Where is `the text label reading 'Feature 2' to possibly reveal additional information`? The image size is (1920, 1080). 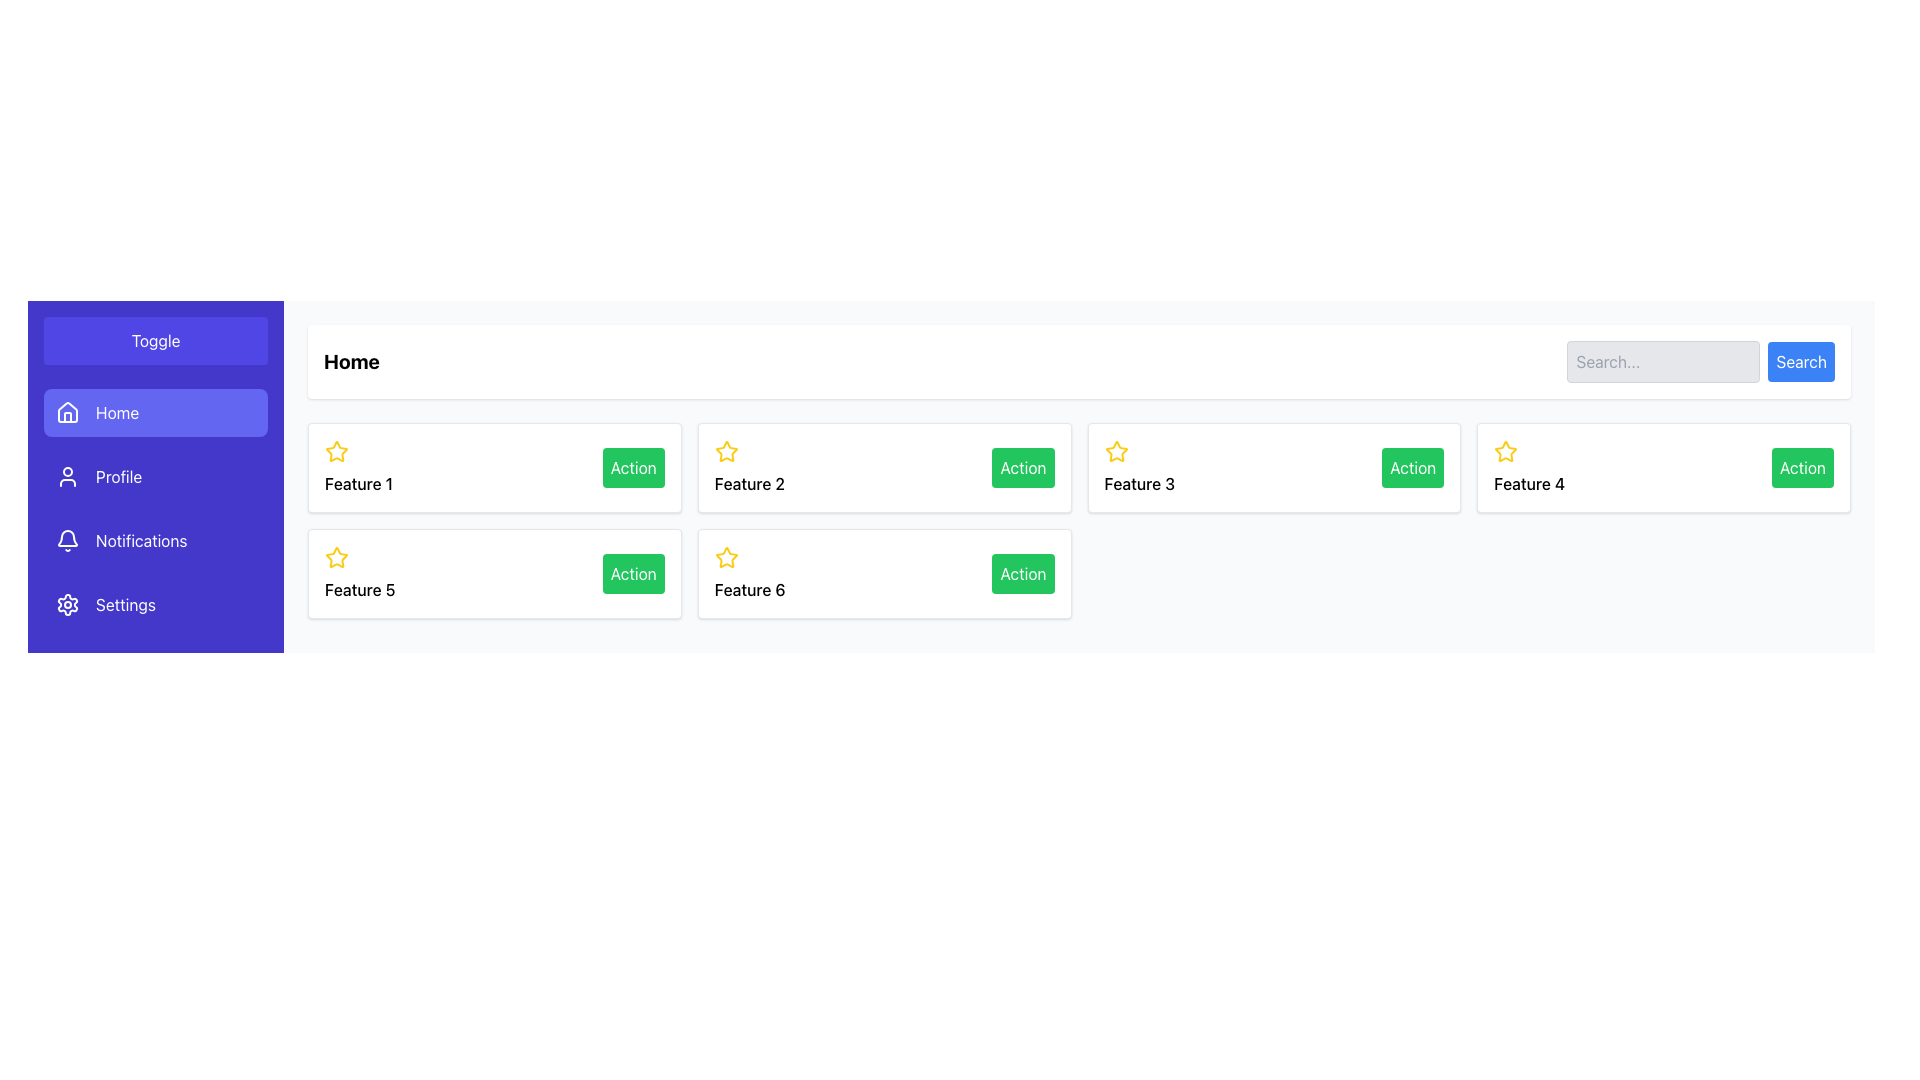
the text label reading 'Feature 2' to possibly reveal additional information is located at coordinates (748, 483).